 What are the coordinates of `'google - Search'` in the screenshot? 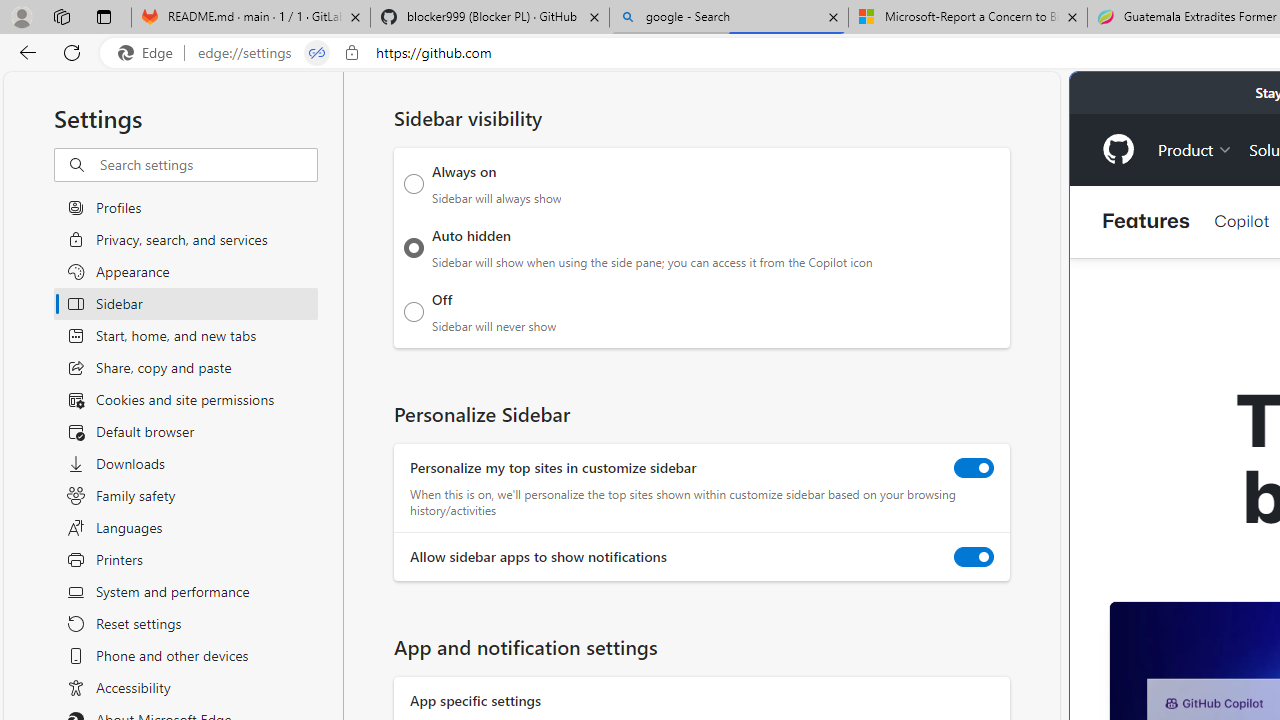 It's located at (728, 17).